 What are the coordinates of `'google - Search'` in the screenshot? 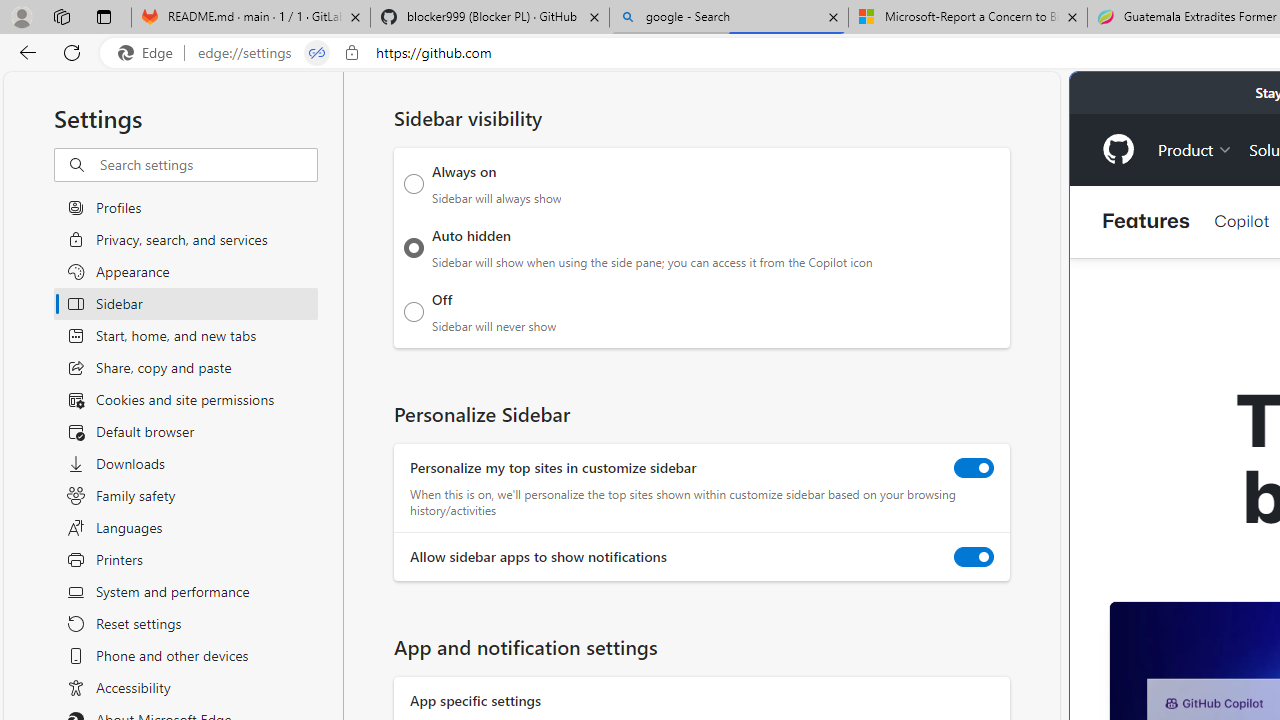 It's located at (728, 17).